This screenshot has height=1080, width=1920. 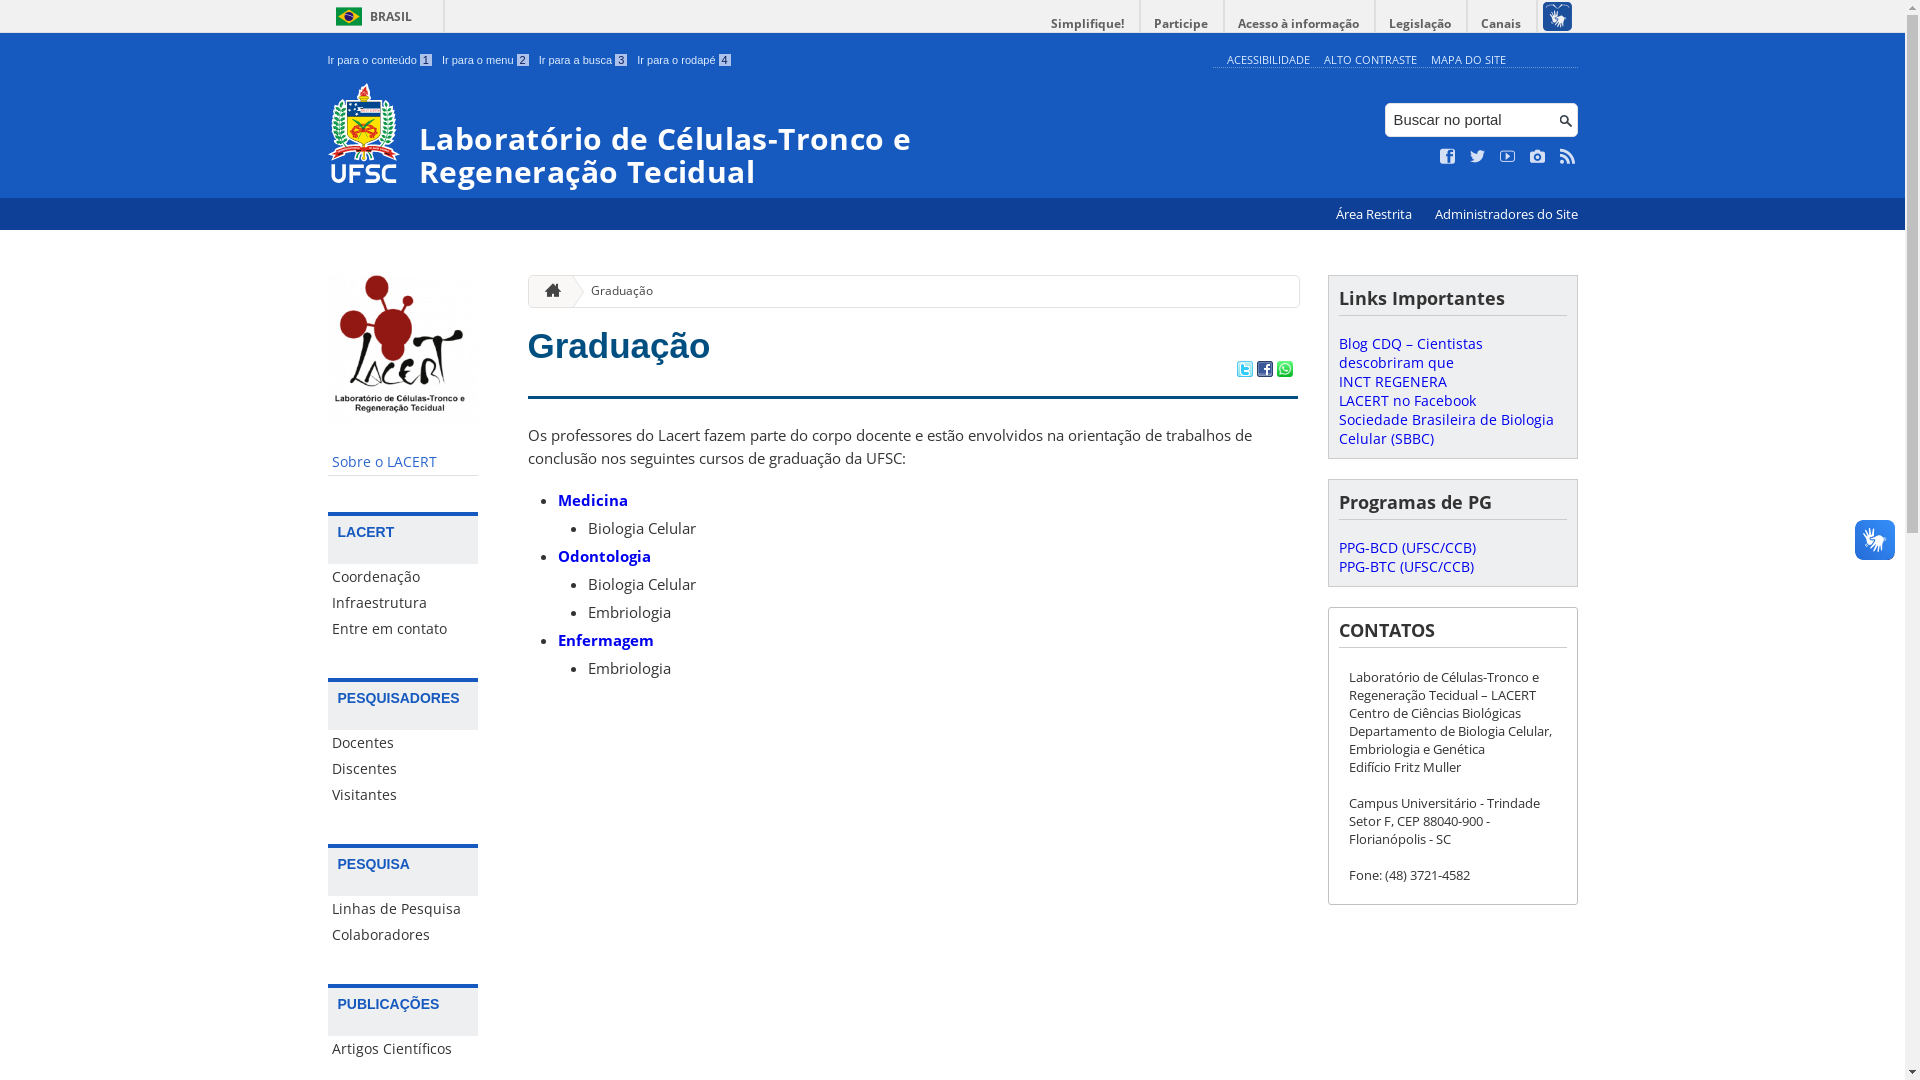 What do you see at coordinates (402, 601) in the screenshot?
I see `'Infraestrutura'` at bounding box center [402, 601].